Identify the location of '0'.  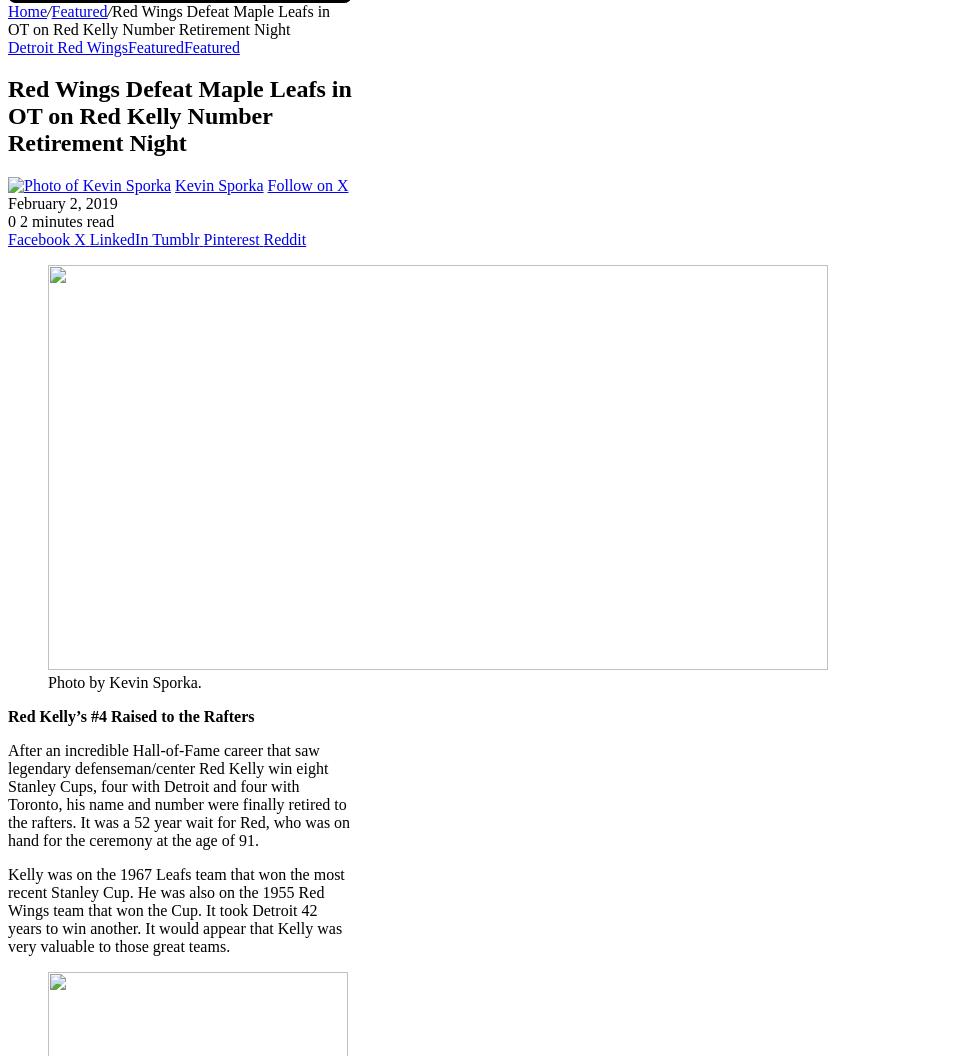
(12, 220).